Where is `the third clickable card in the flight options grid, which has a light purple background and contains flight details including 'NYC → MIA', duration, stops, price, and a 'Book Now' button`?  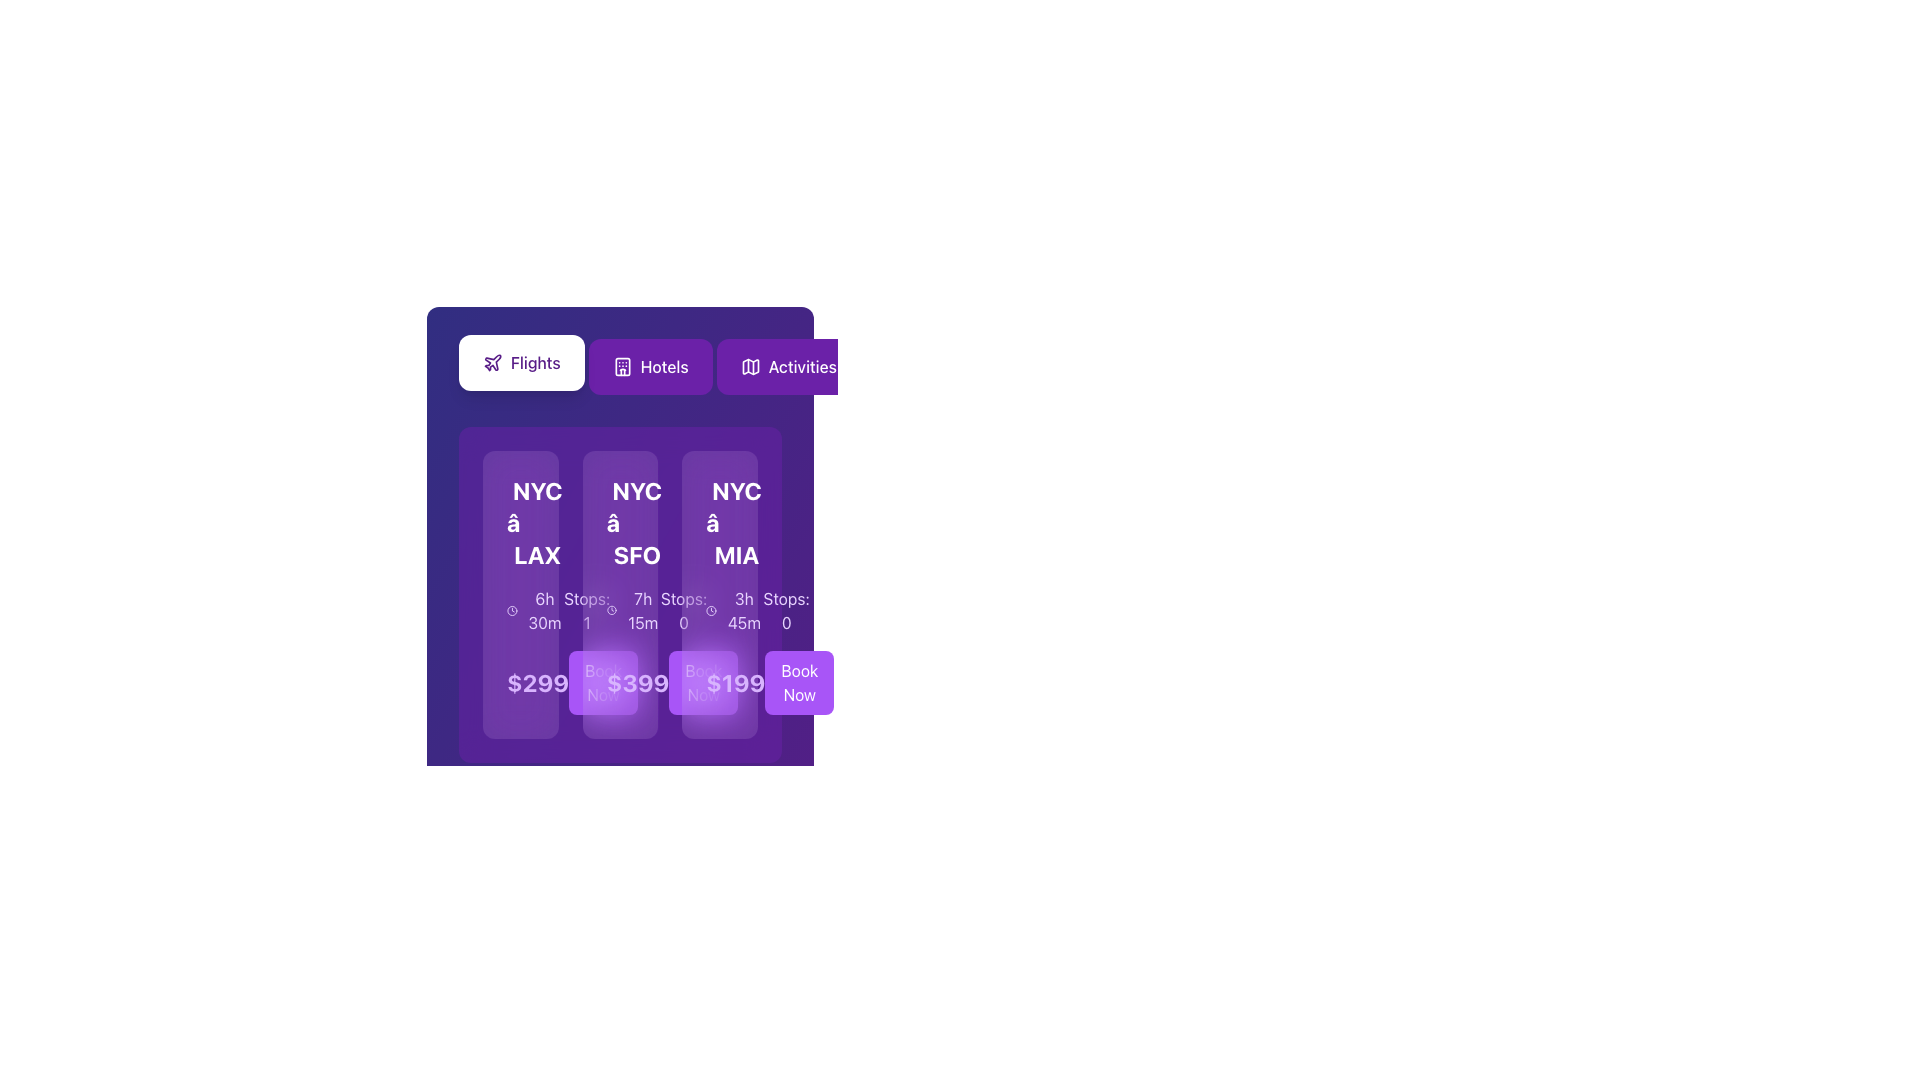
the third clickable card in the flight options grid, which has a light purple background and contains flight details including 'NYC → MIA', duration, stops, price, and a 'Book Now' button is located at coordinates (720, 593).